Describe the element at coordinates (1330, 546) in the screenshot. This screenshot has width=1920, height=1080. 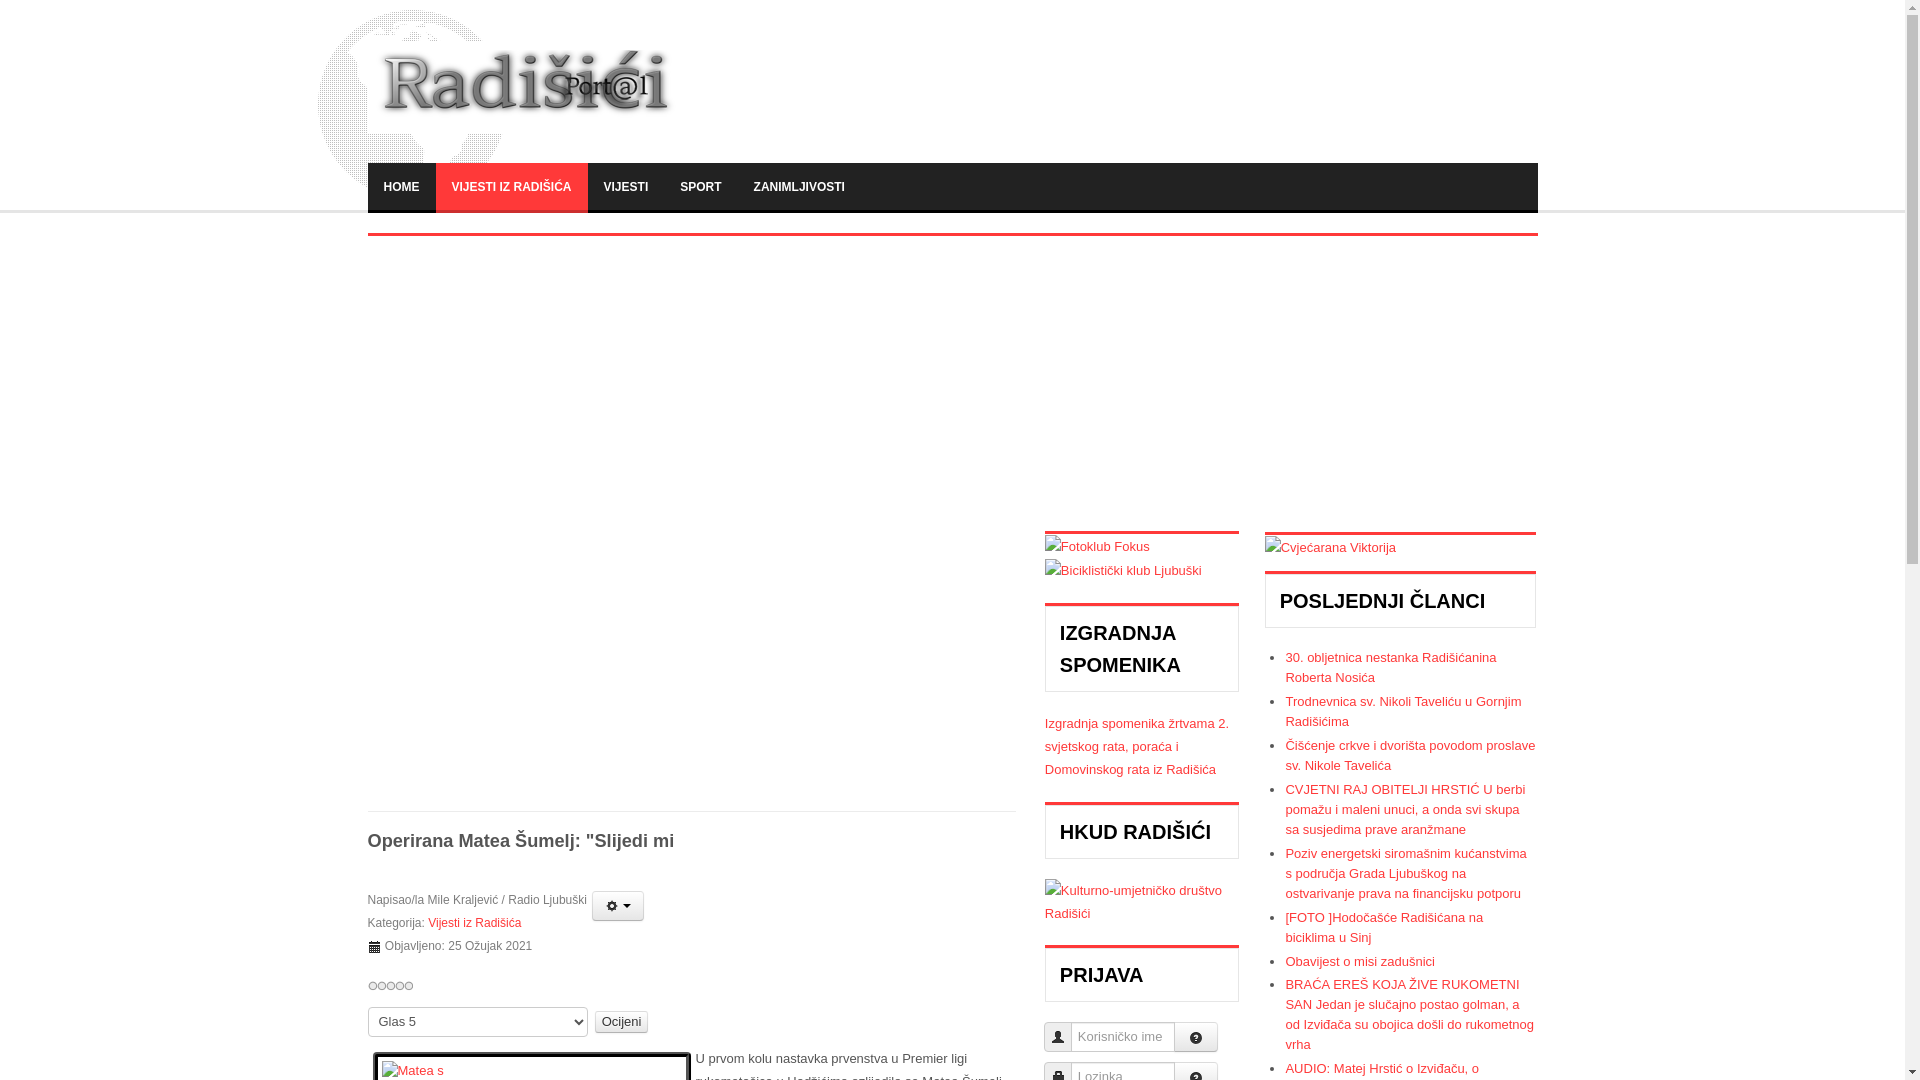
I see `'Viktorija'` at that location.